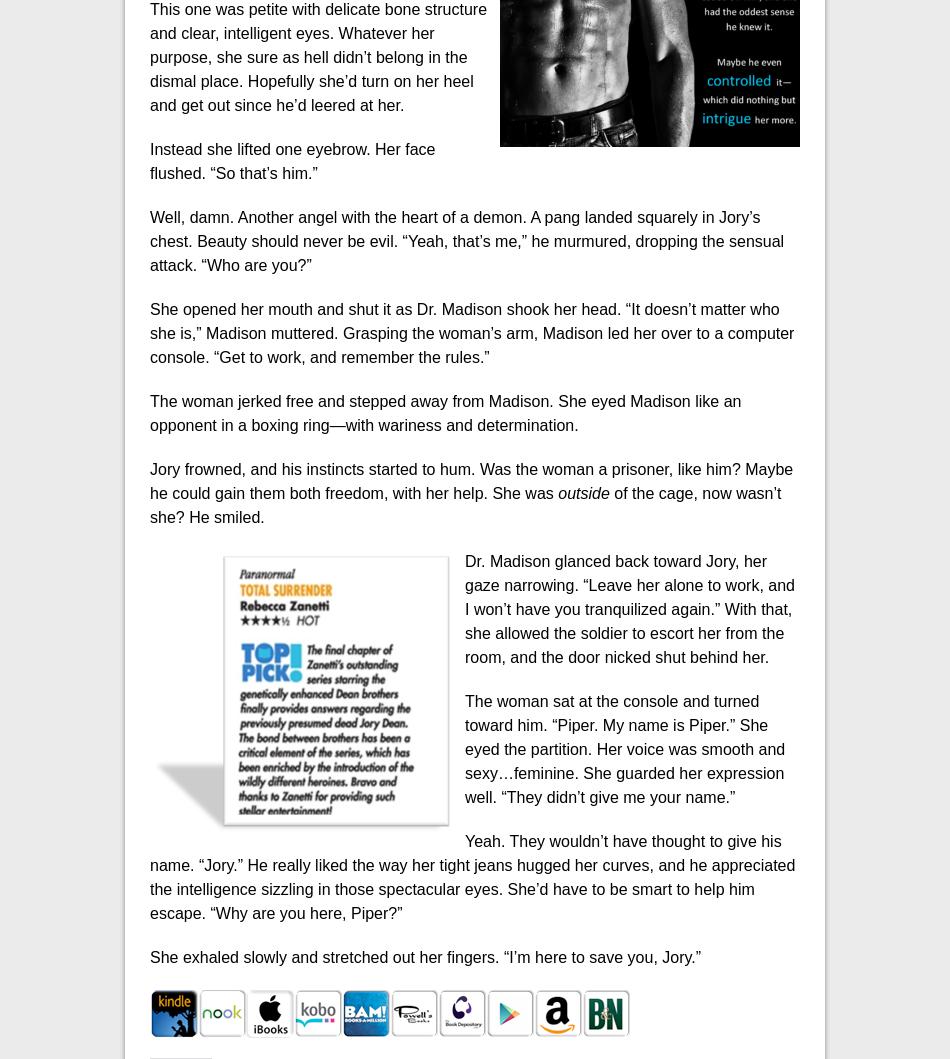 The width and height of the screenshot is (950, 1059). What do you see at coordinates (470, 331) in the screenshot?
I see `'She opened her mouth and shut it as Dr. Madison shook her head. “It doesn’t matter who she is,” Madison muttered. Grasping the woman’s arm, Madison led her over to a computer console. “Get to work, and remember the rules.”'` at bounding box center [470, 331].